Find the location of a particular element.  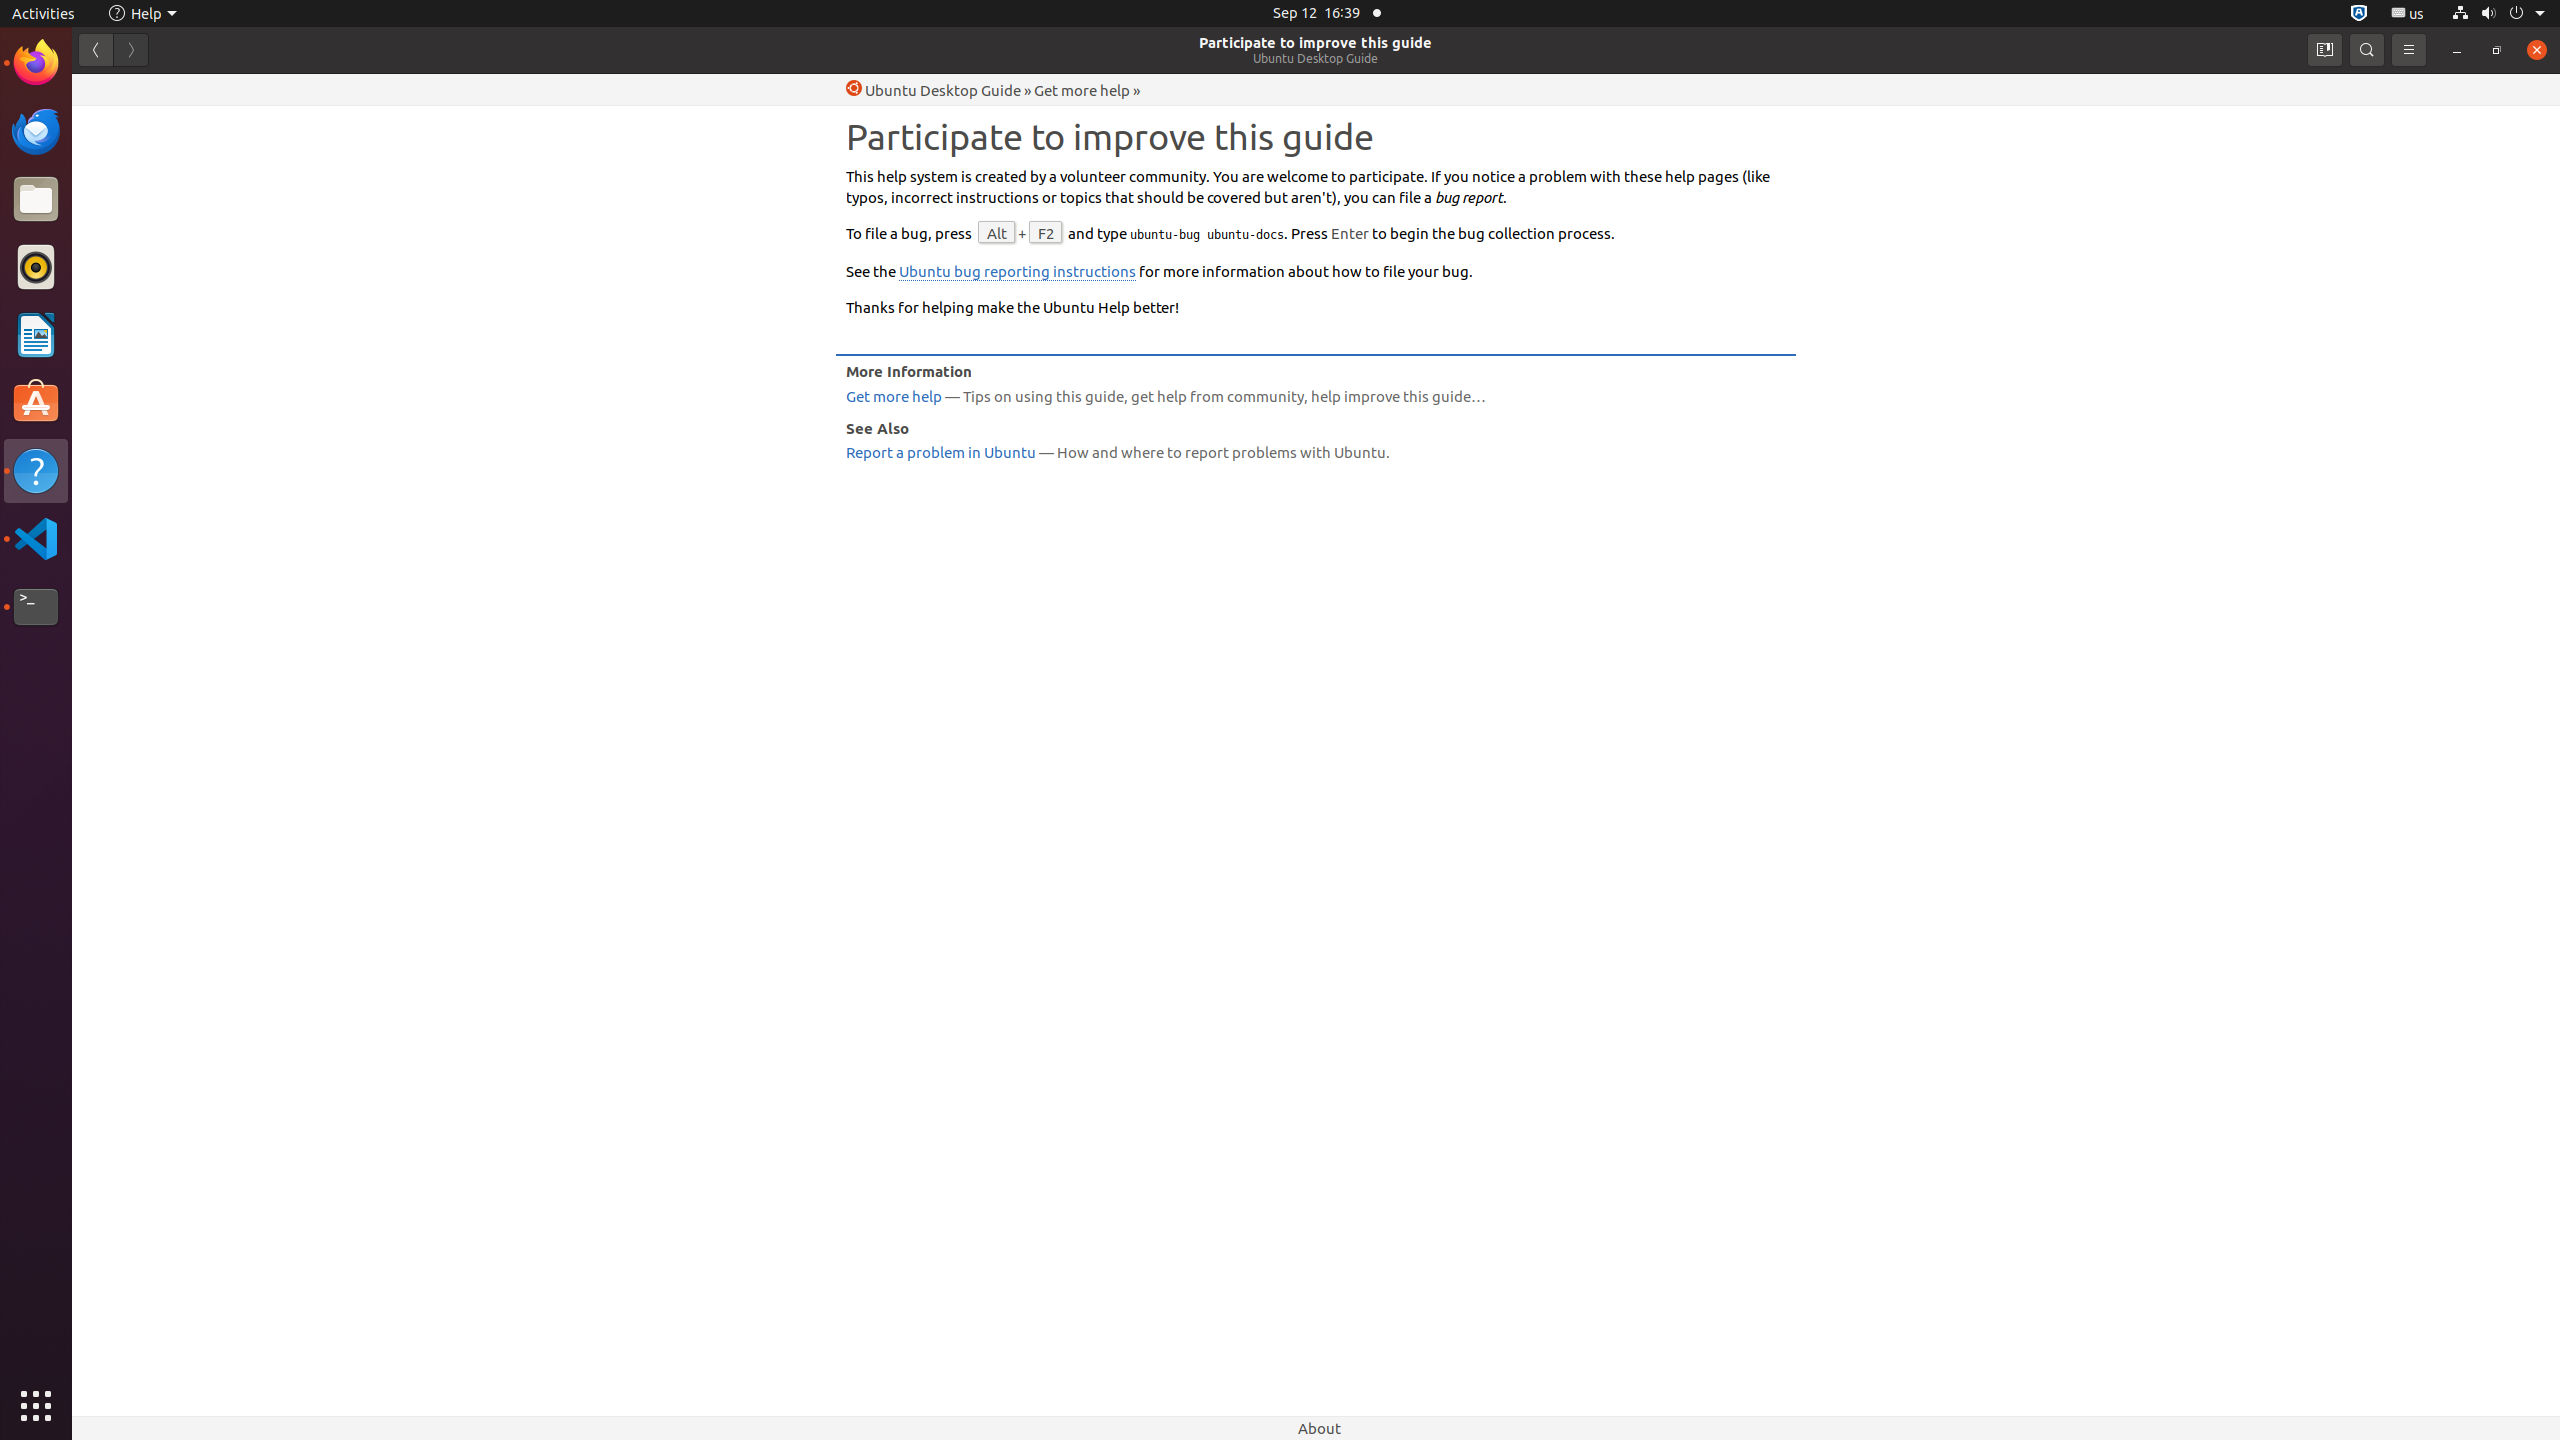

'Close' is located at coordinates (2535, 49).